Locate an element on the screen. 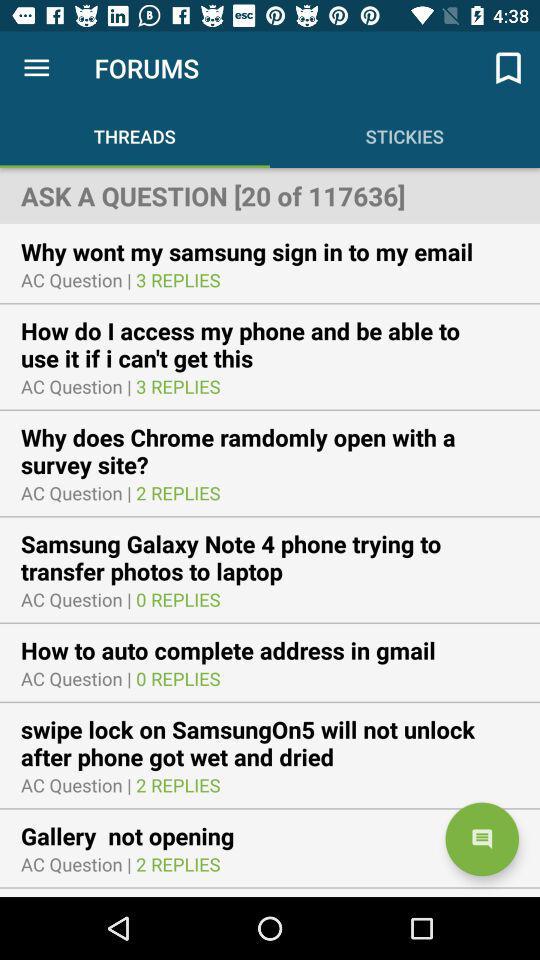 The width and height of the screenshot is (540, 960). the icon above ac question | is located at coordinates (270, 344).